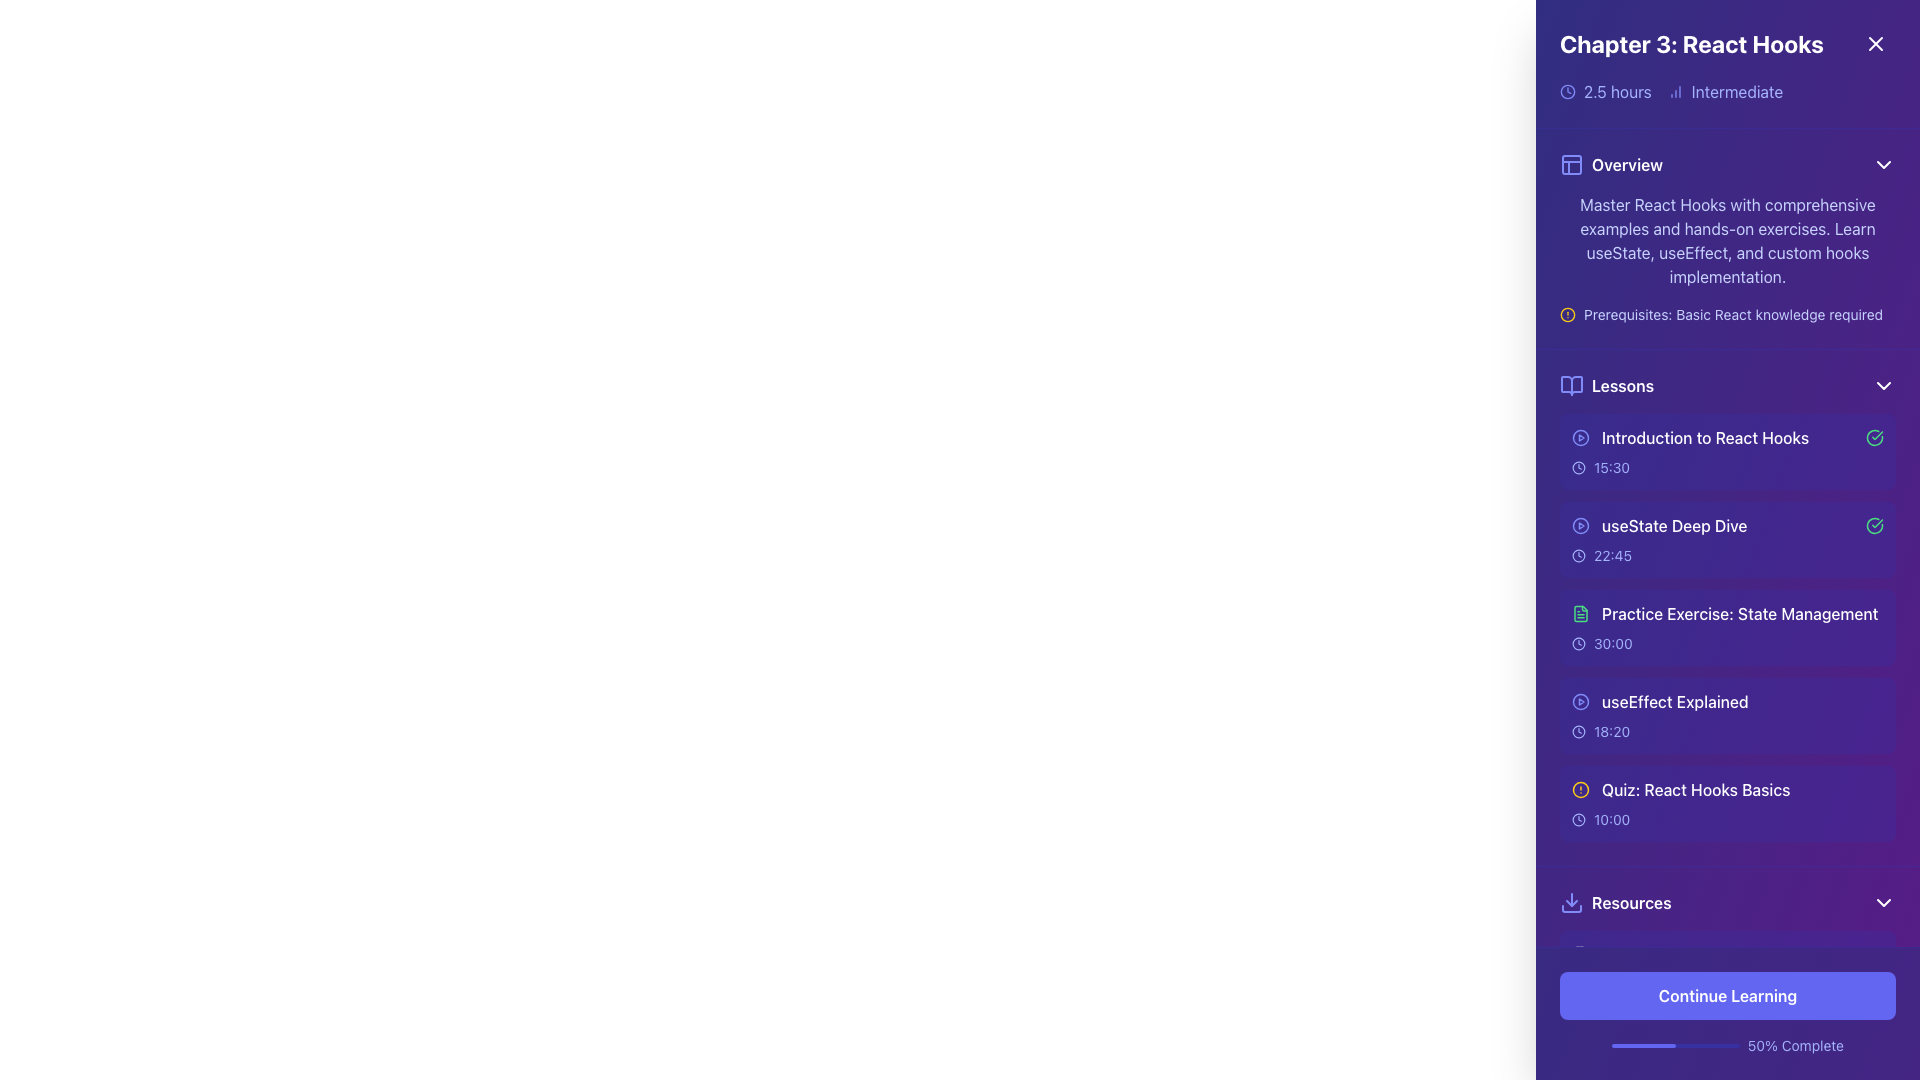 The image size is (1920, 1080). What do you see at coordinates (1675, 701) in the screenshot?
I see `the text label indicating the lesson titled 'useEffect Explained'` at bounding box center [1675, 701].